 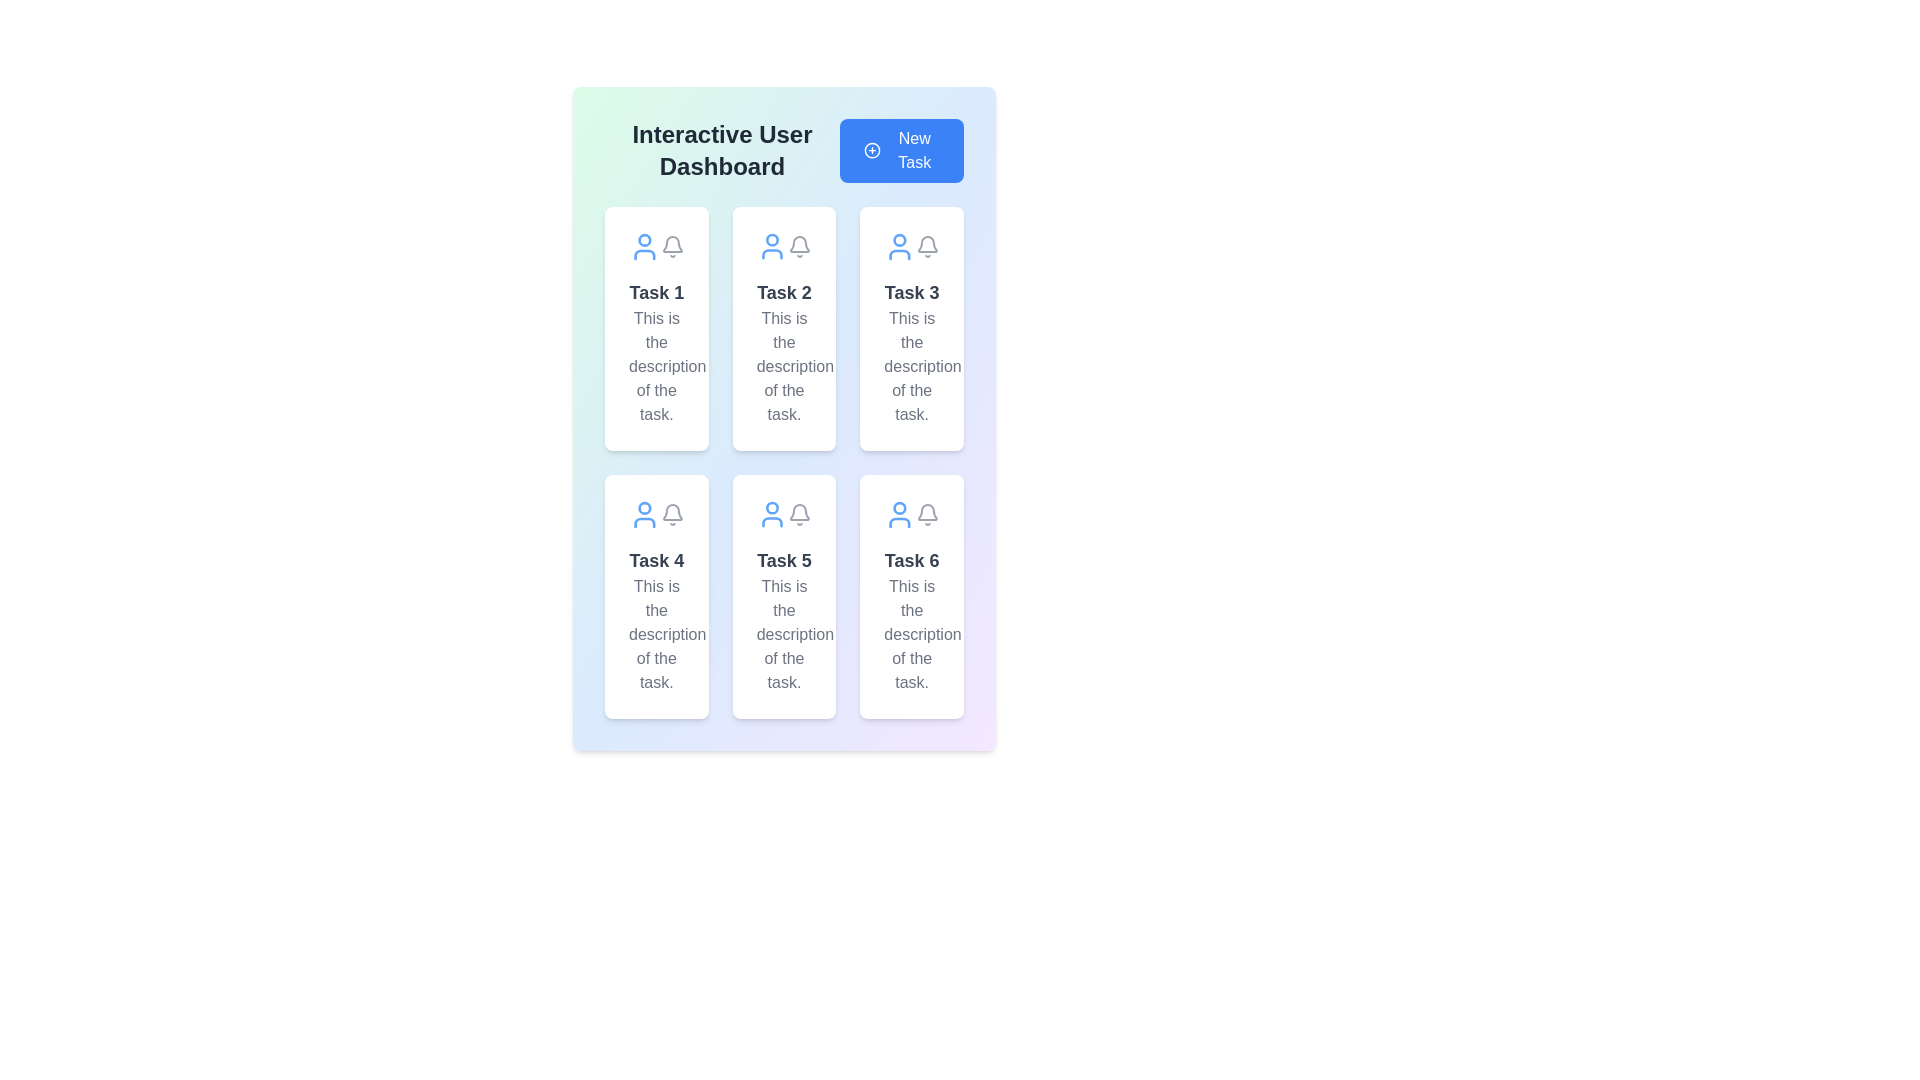 I want to click on the SVG Circle embedded within the user avatar icon located at the top of the second task card in the grid, so click(x=771, y=239).